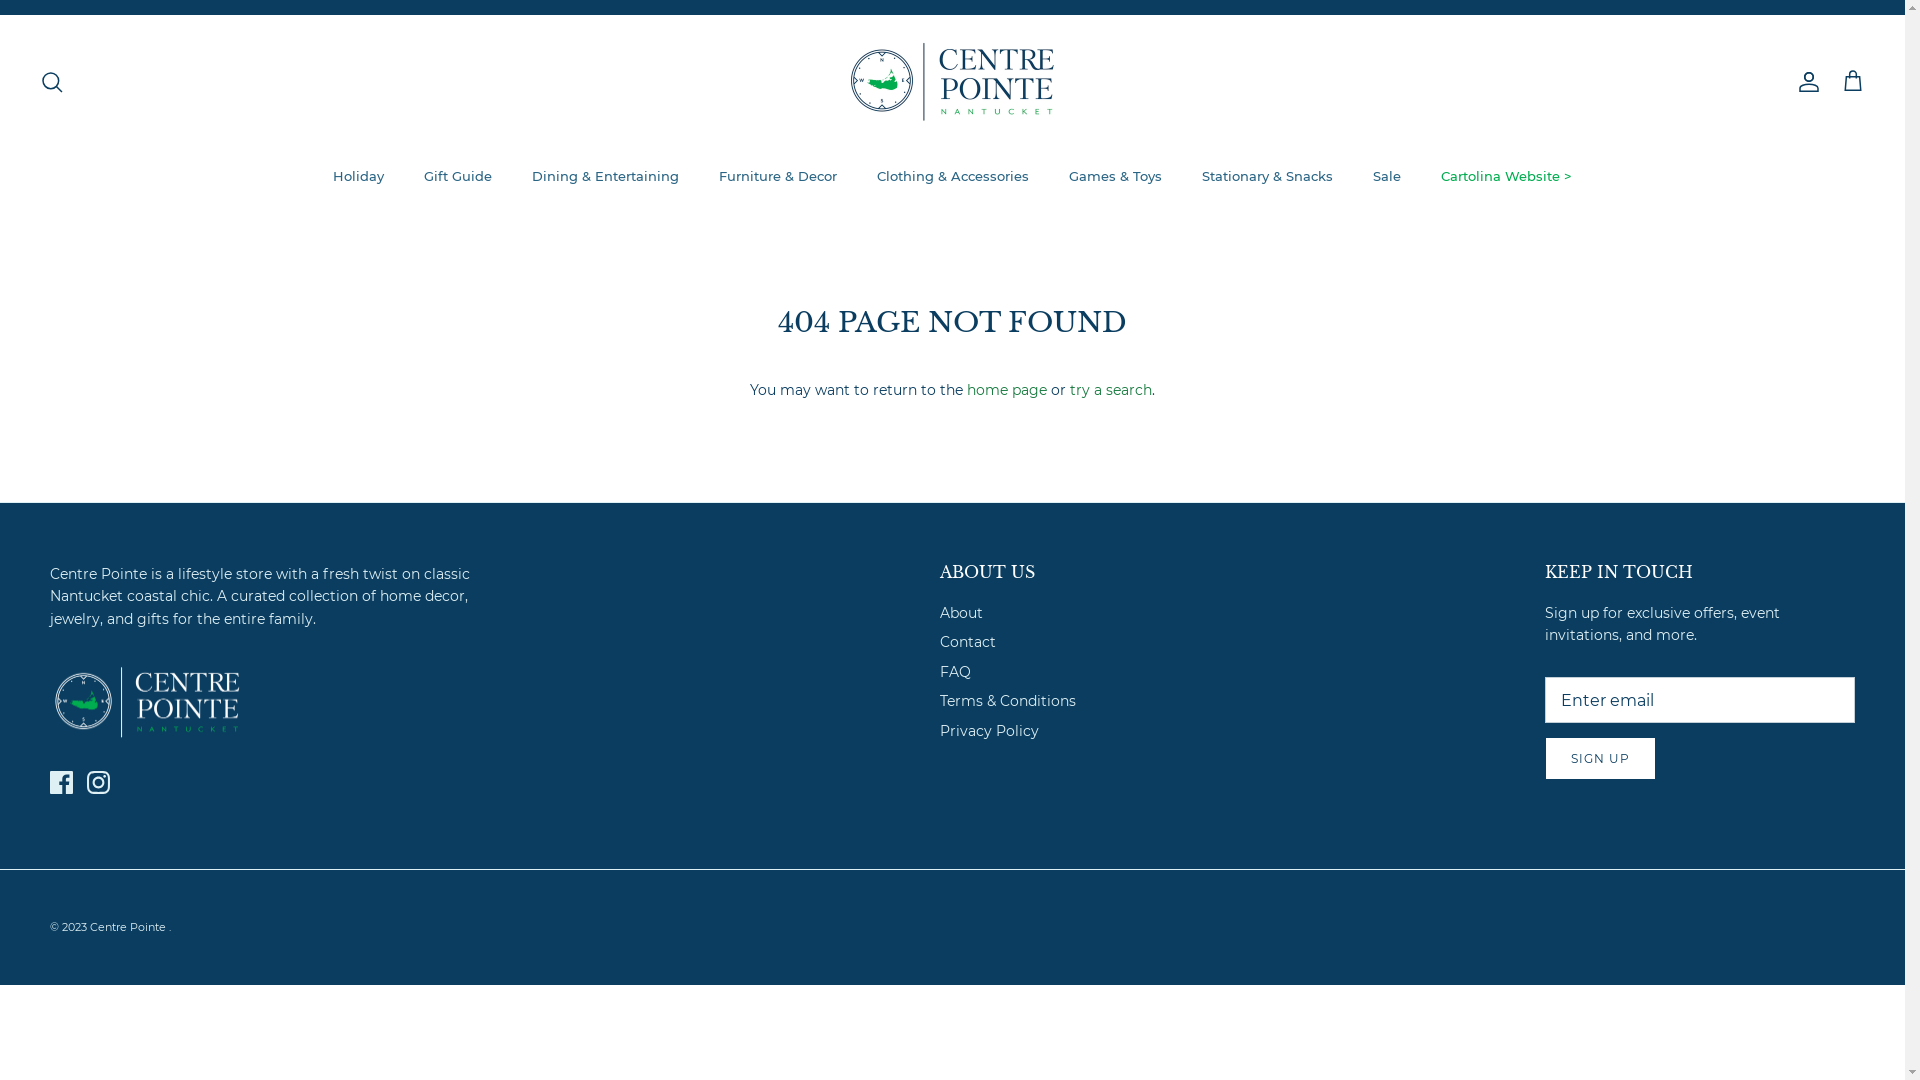  What do you see at coordinates (952, 176) in the screenshot?
I see `'Clothing & Accessories'` at bounding box center [952, 176].